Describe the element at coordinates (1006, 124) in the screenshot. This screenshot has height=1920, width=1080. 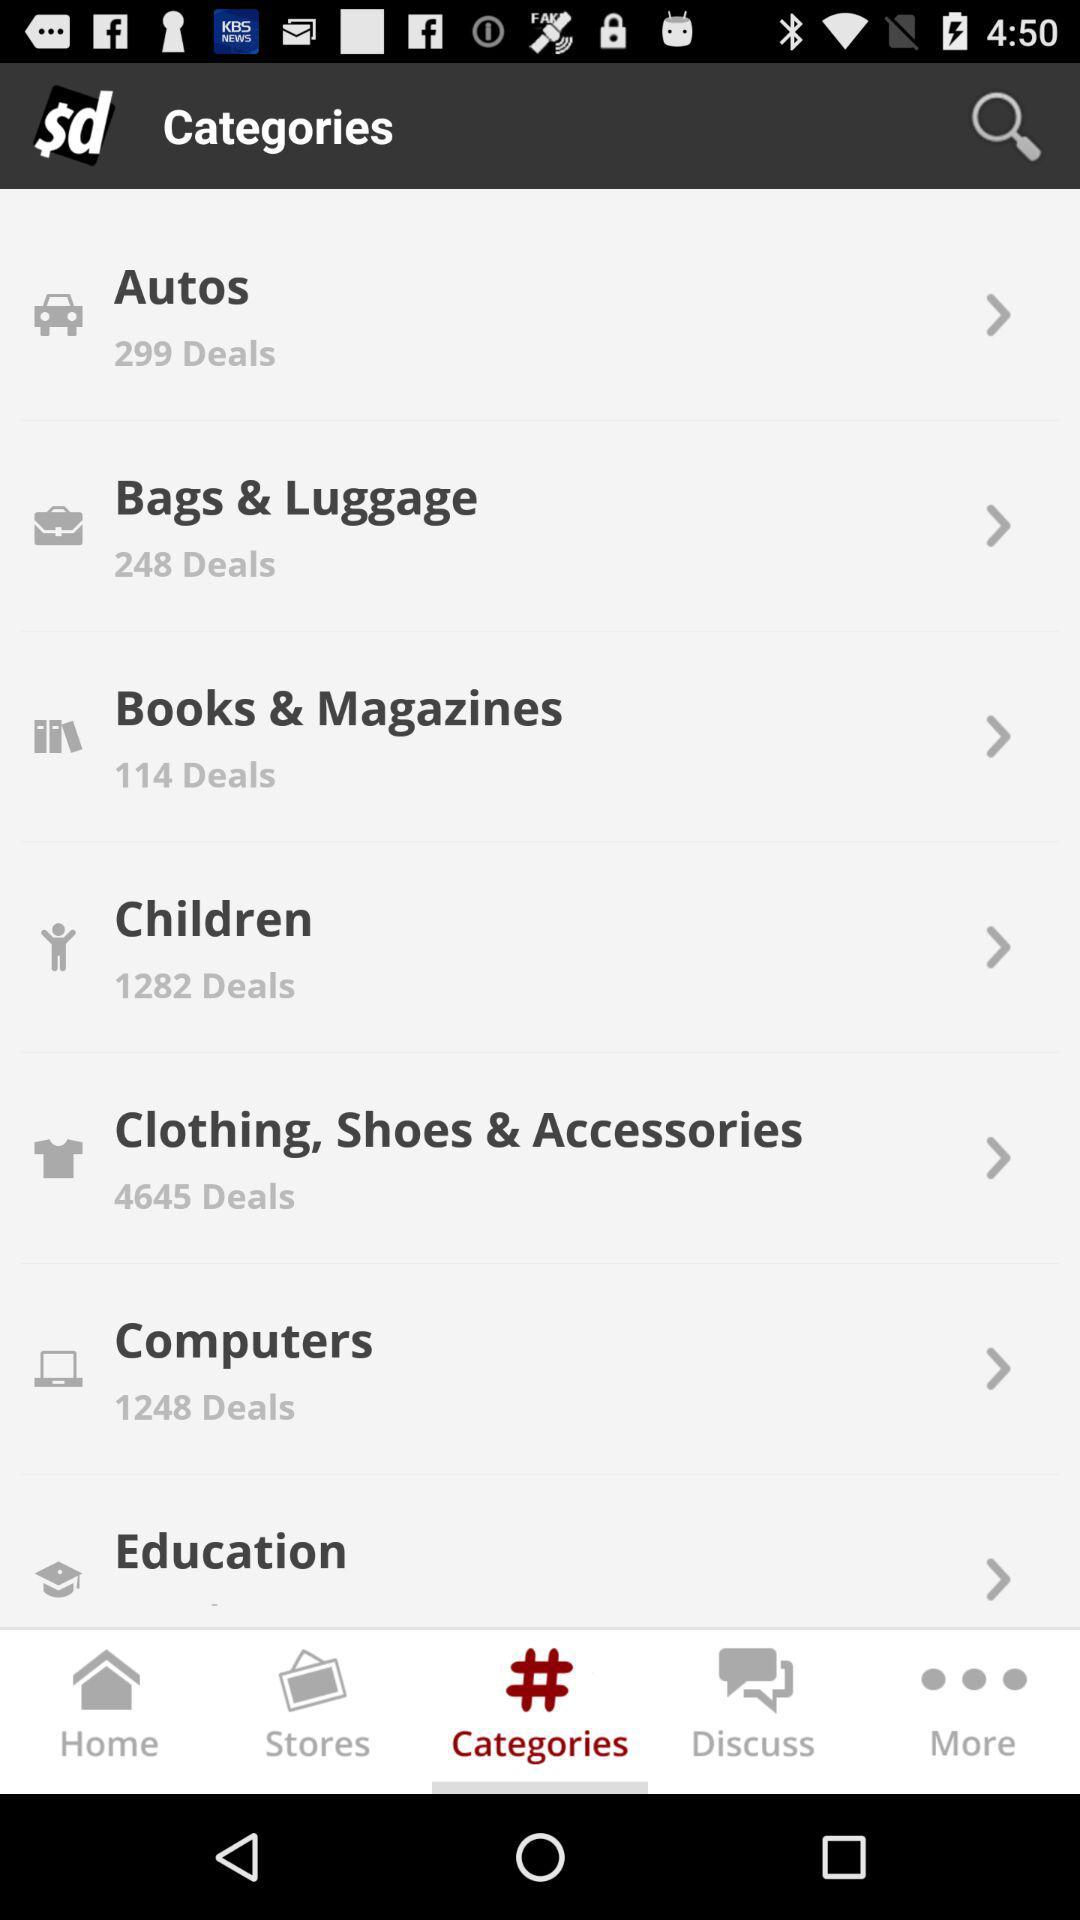
I see `app to the right of    categories item` at that location.